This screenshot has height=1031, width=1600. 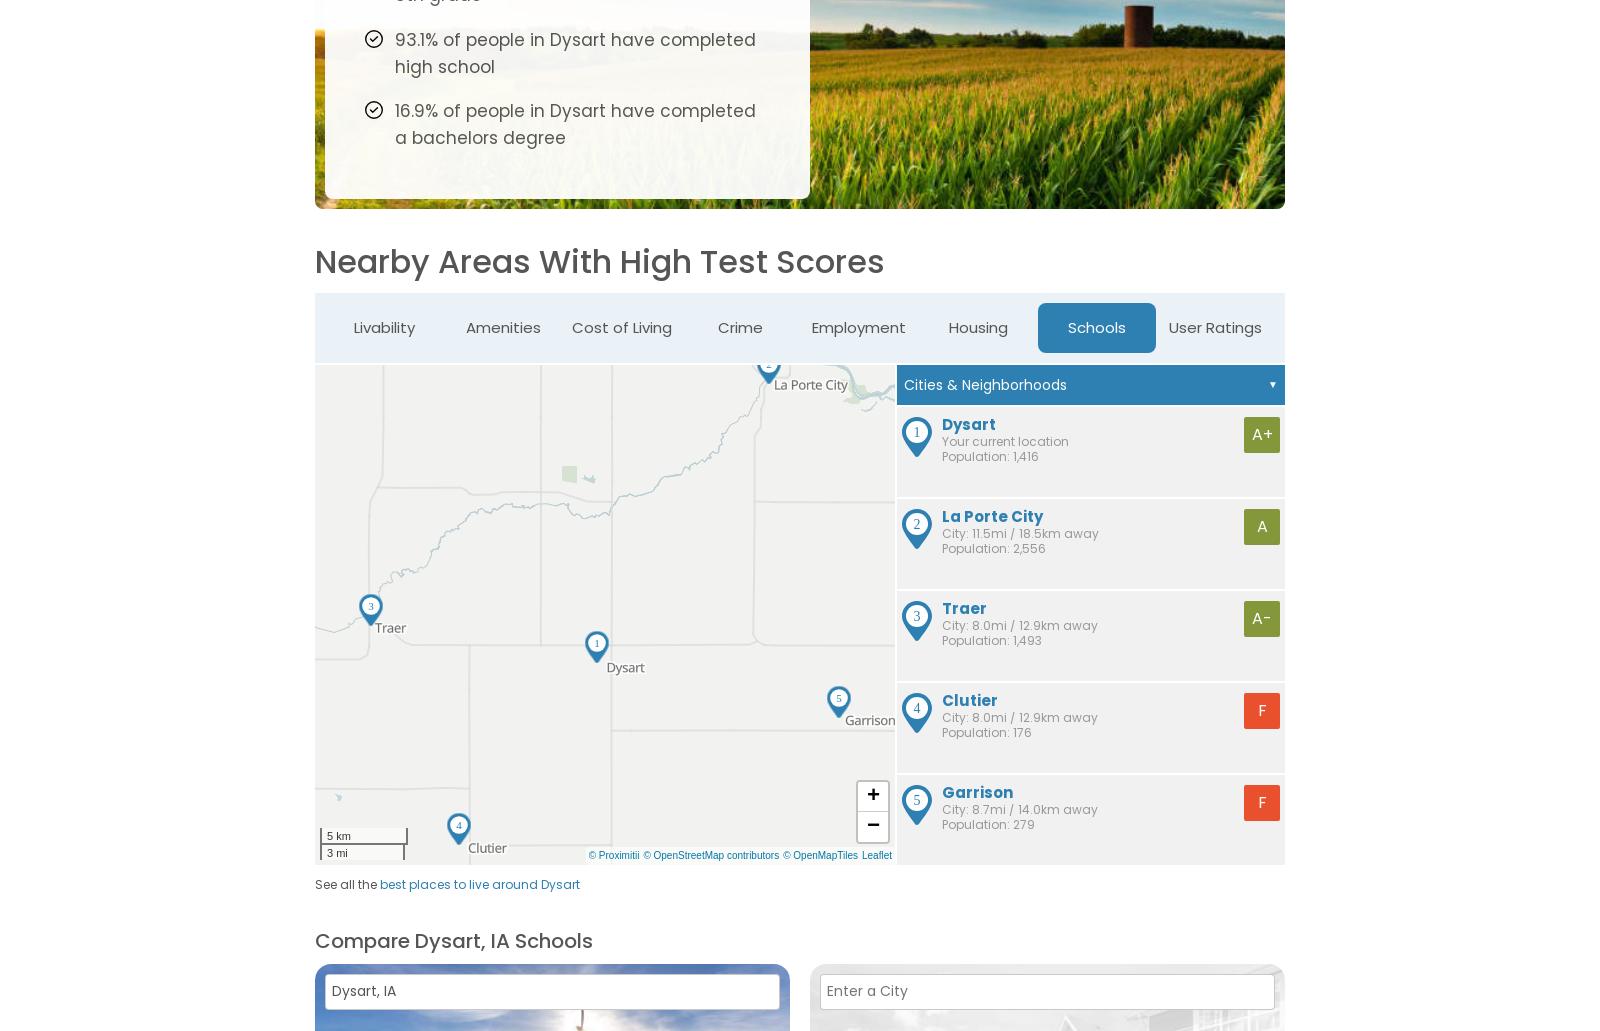 What do you see at coordinates (453, 938) in the screenshot?
I see `'Compare Dysart, IA Schools'` at bounding box center [453, 938].